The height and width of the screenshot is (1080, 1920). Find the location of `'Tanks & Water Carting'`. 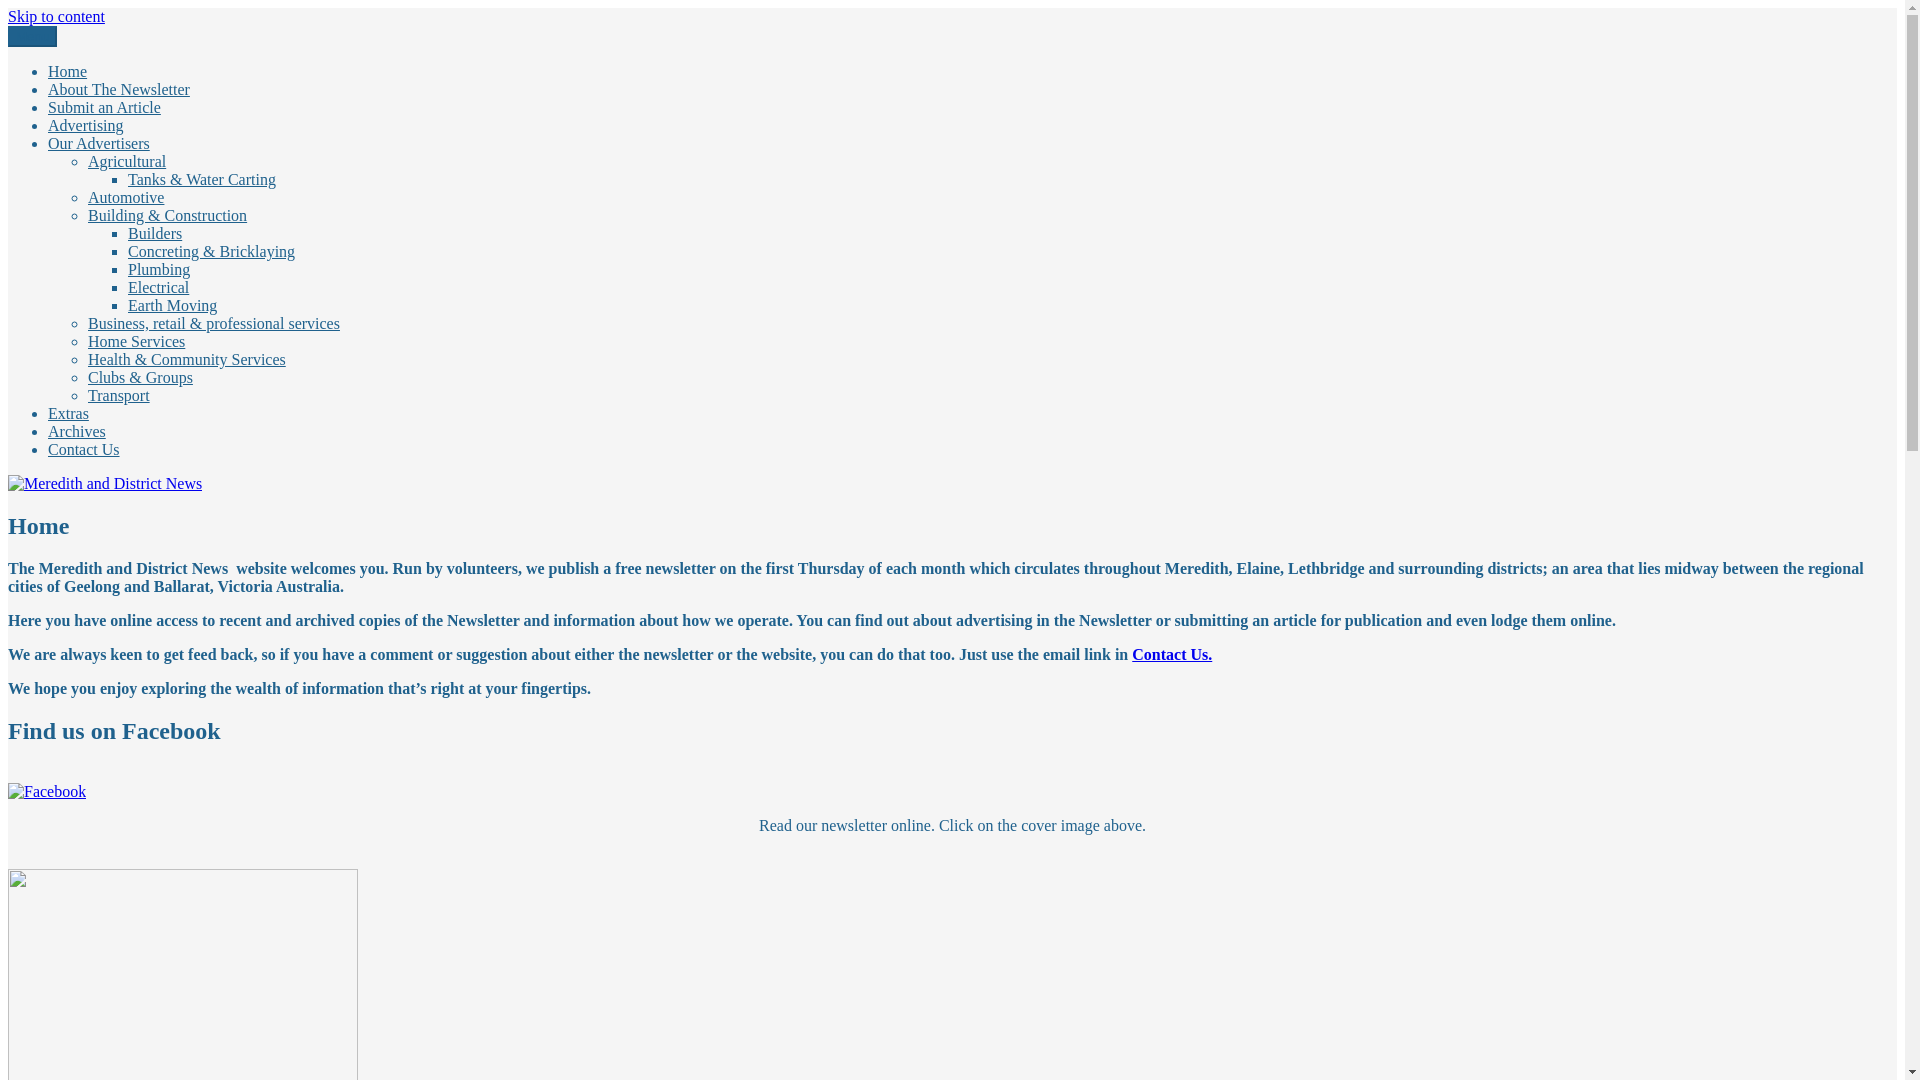

'Tanks & Water Carting' is located at coordinates (201, 178).